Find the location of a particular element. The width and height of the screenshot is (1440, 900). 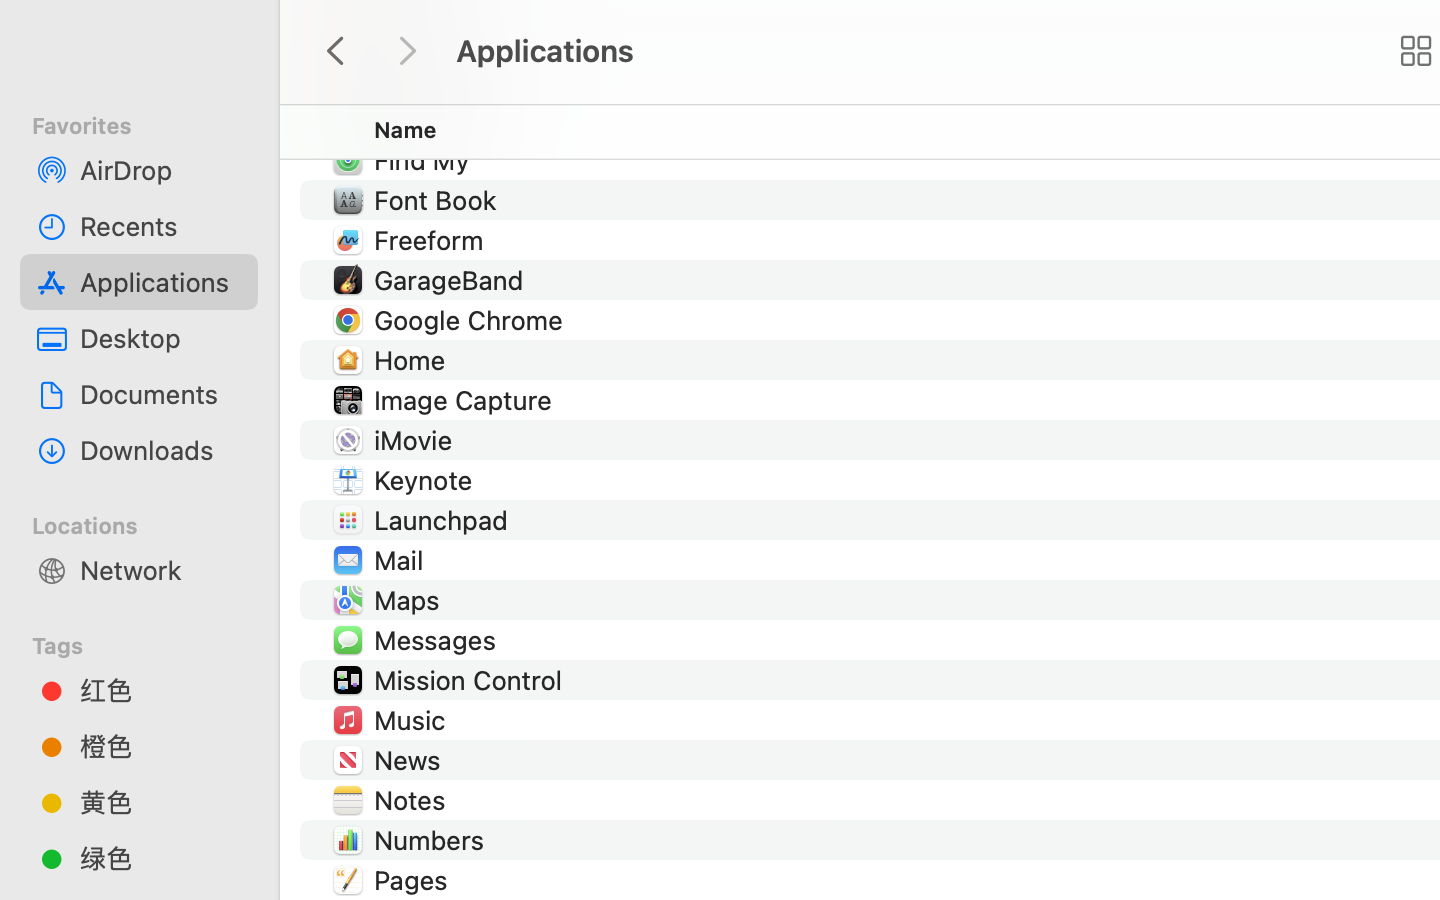

'Recents' is located at coordinates (159, 225).